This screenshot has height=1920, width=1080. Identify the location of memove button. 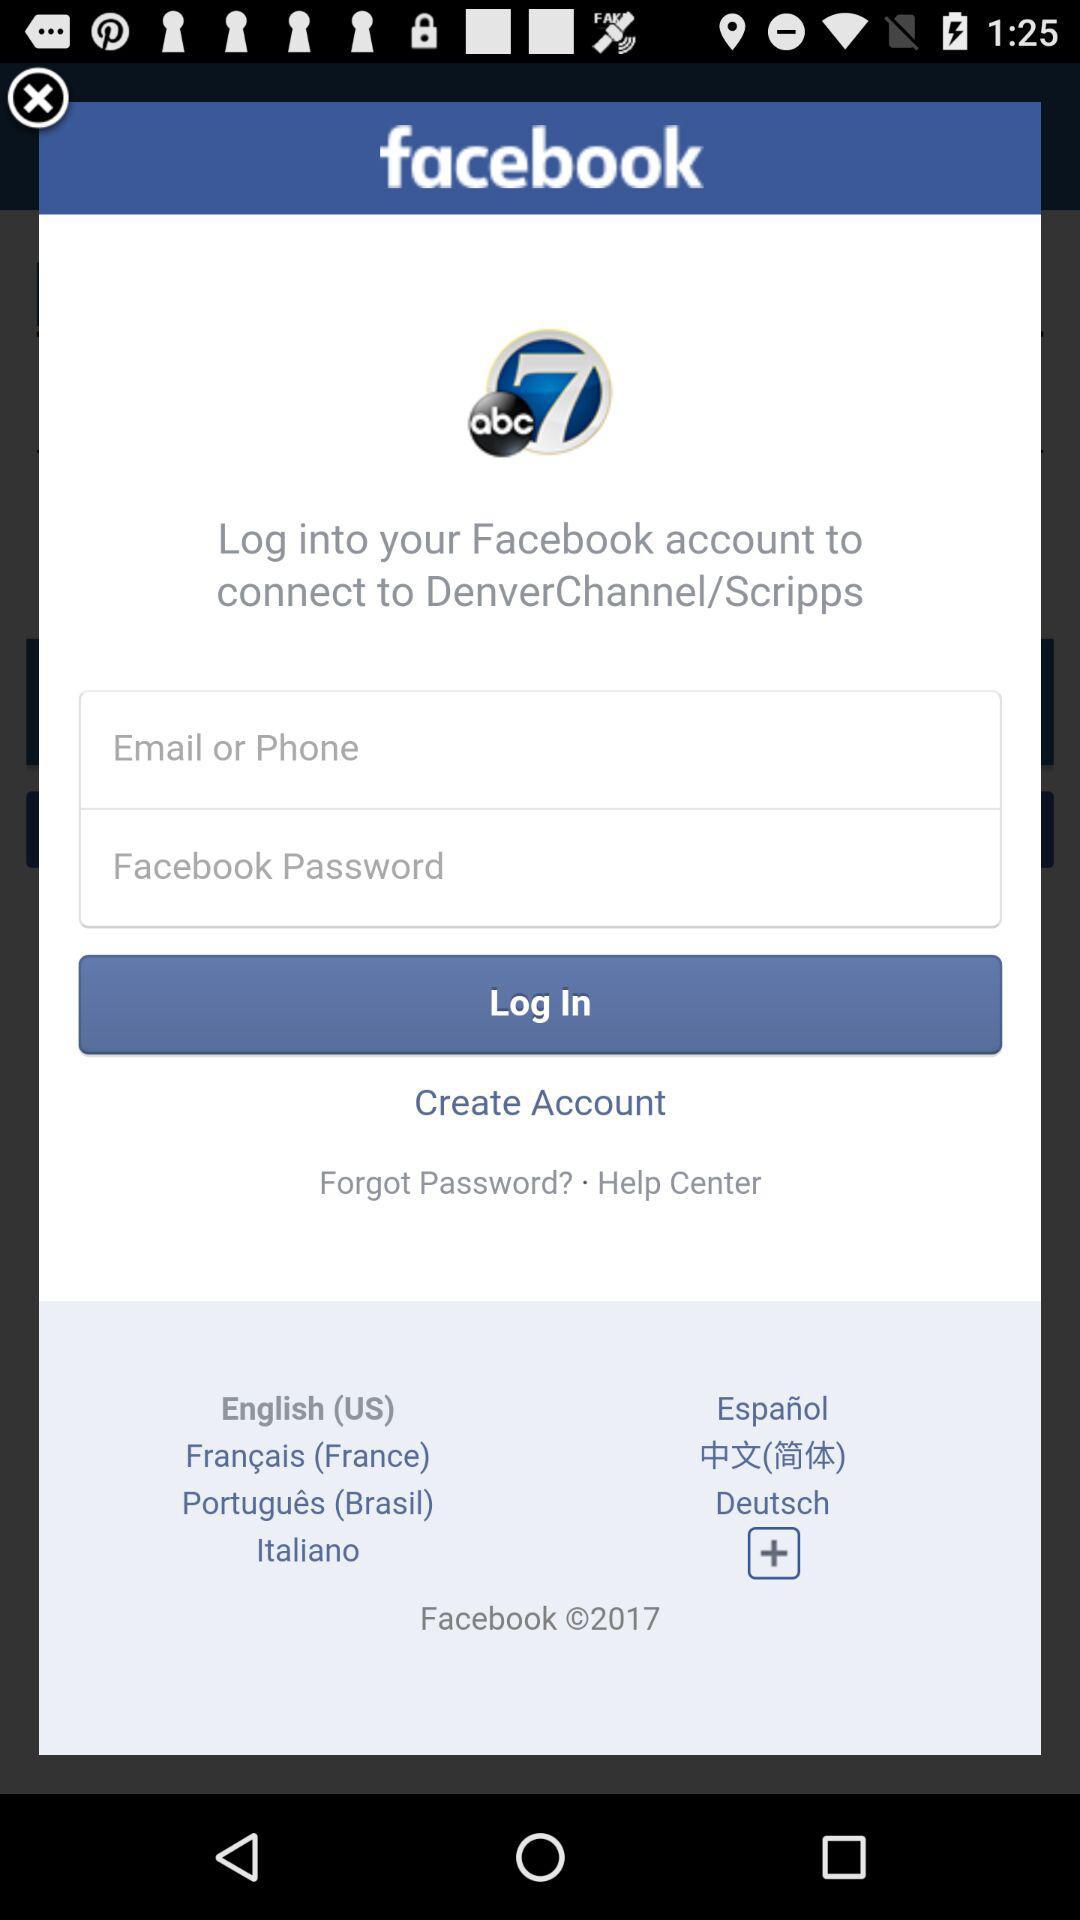
(38, 100).